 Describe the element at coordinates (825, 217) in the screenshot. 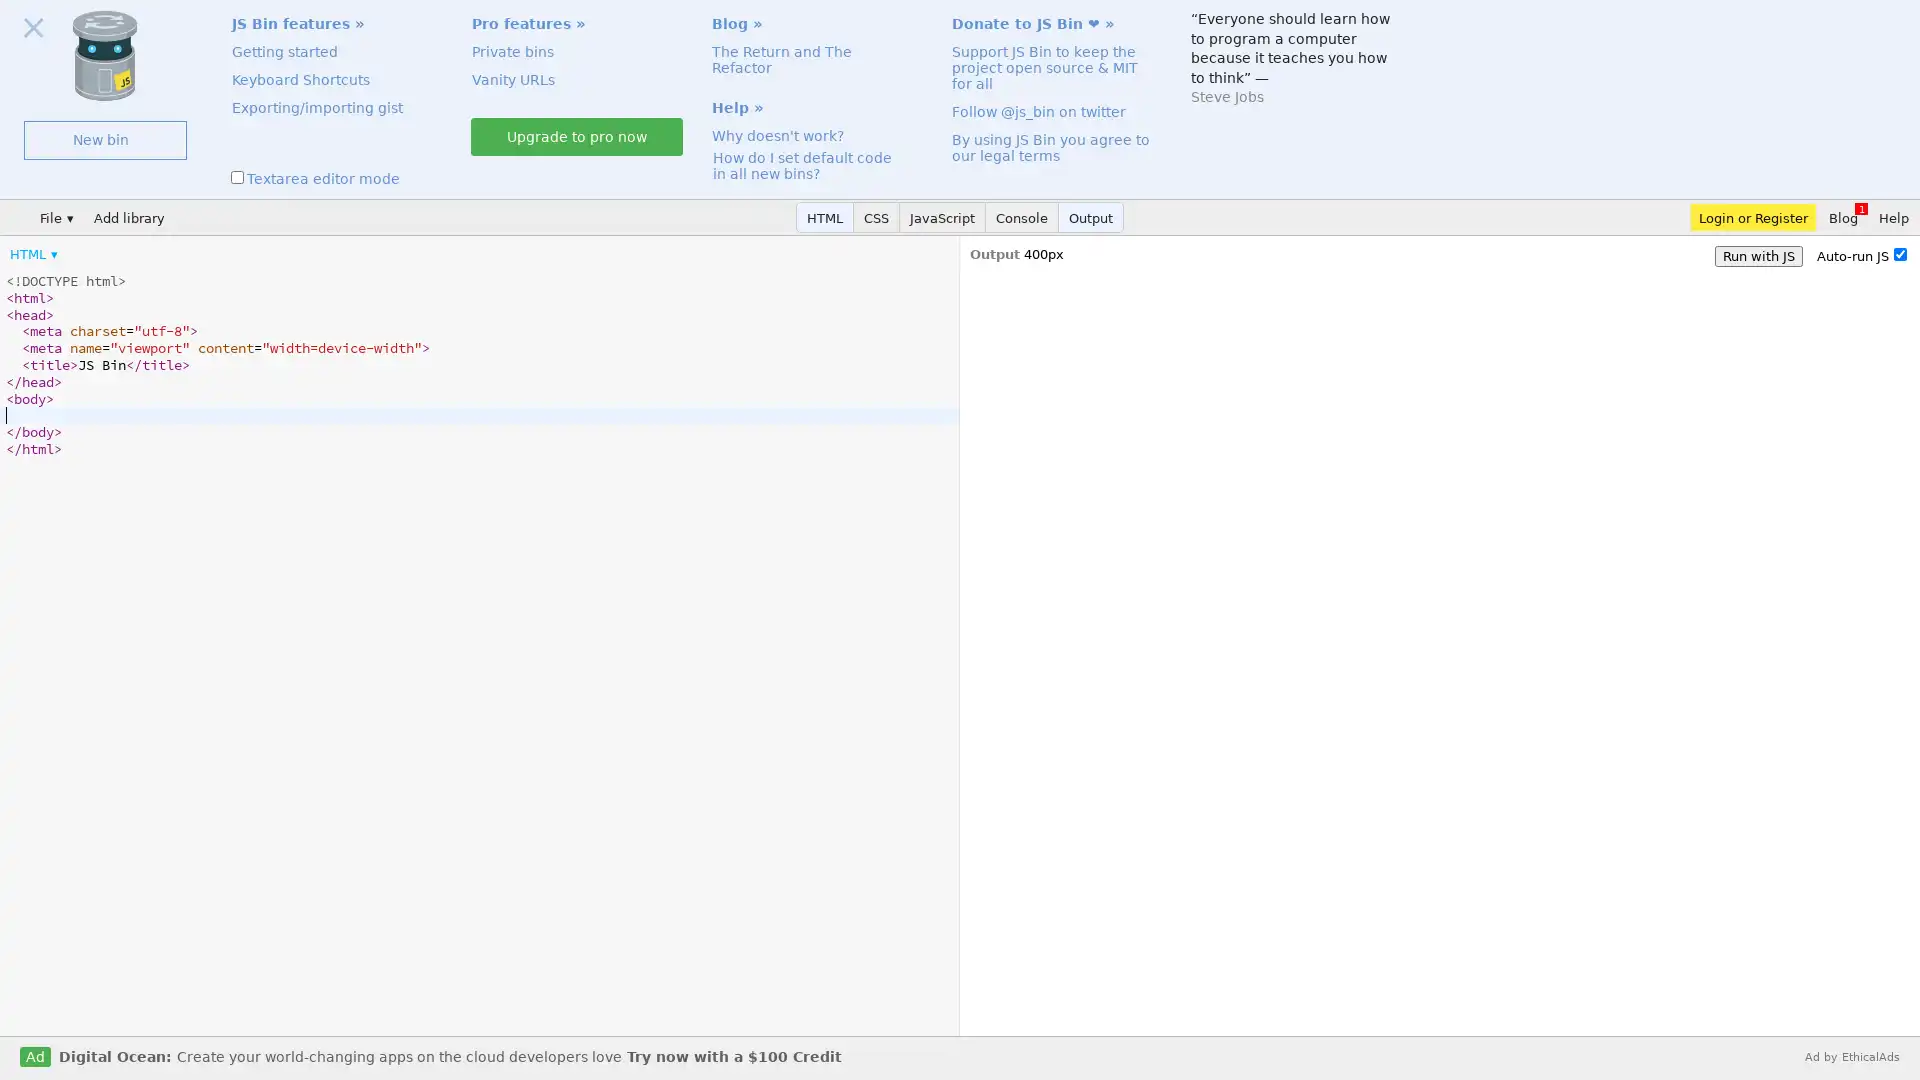

I see `HTML Panel: Active` at that location.